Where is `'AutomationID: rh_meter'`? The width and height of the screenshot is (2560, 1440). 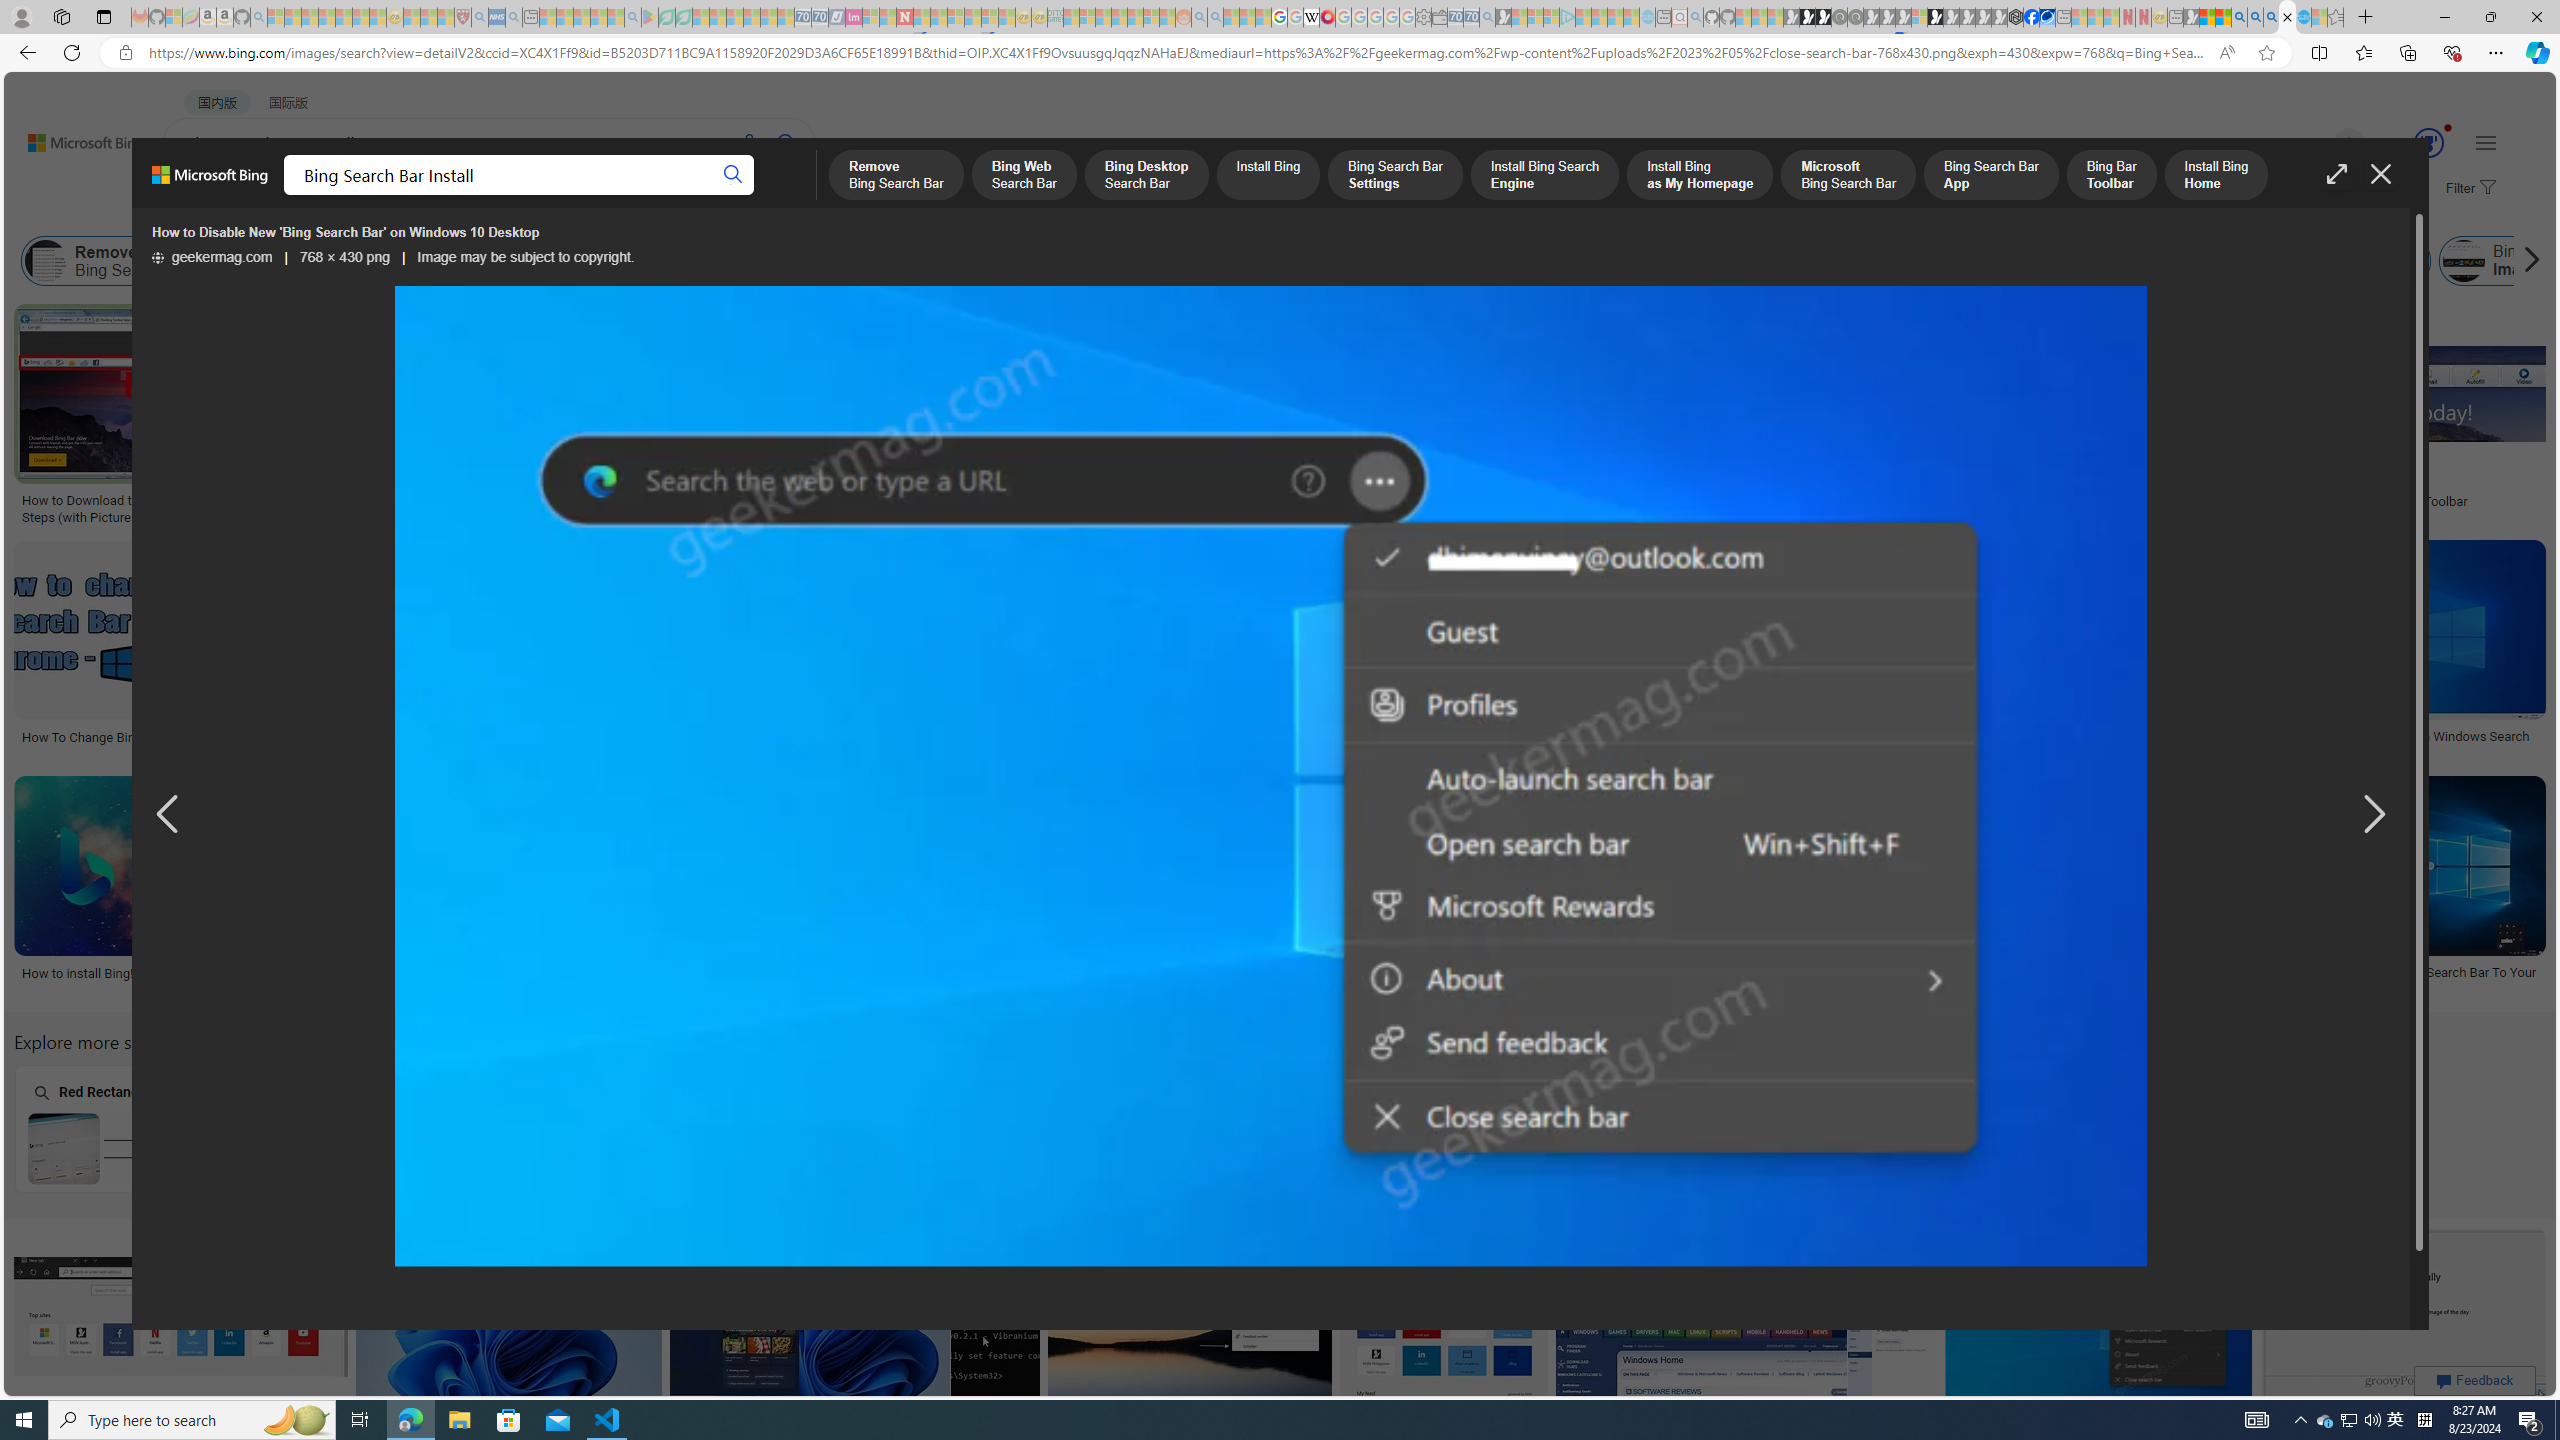
'AutomationID: rh_meter' is located at coordinates (2429, 141).